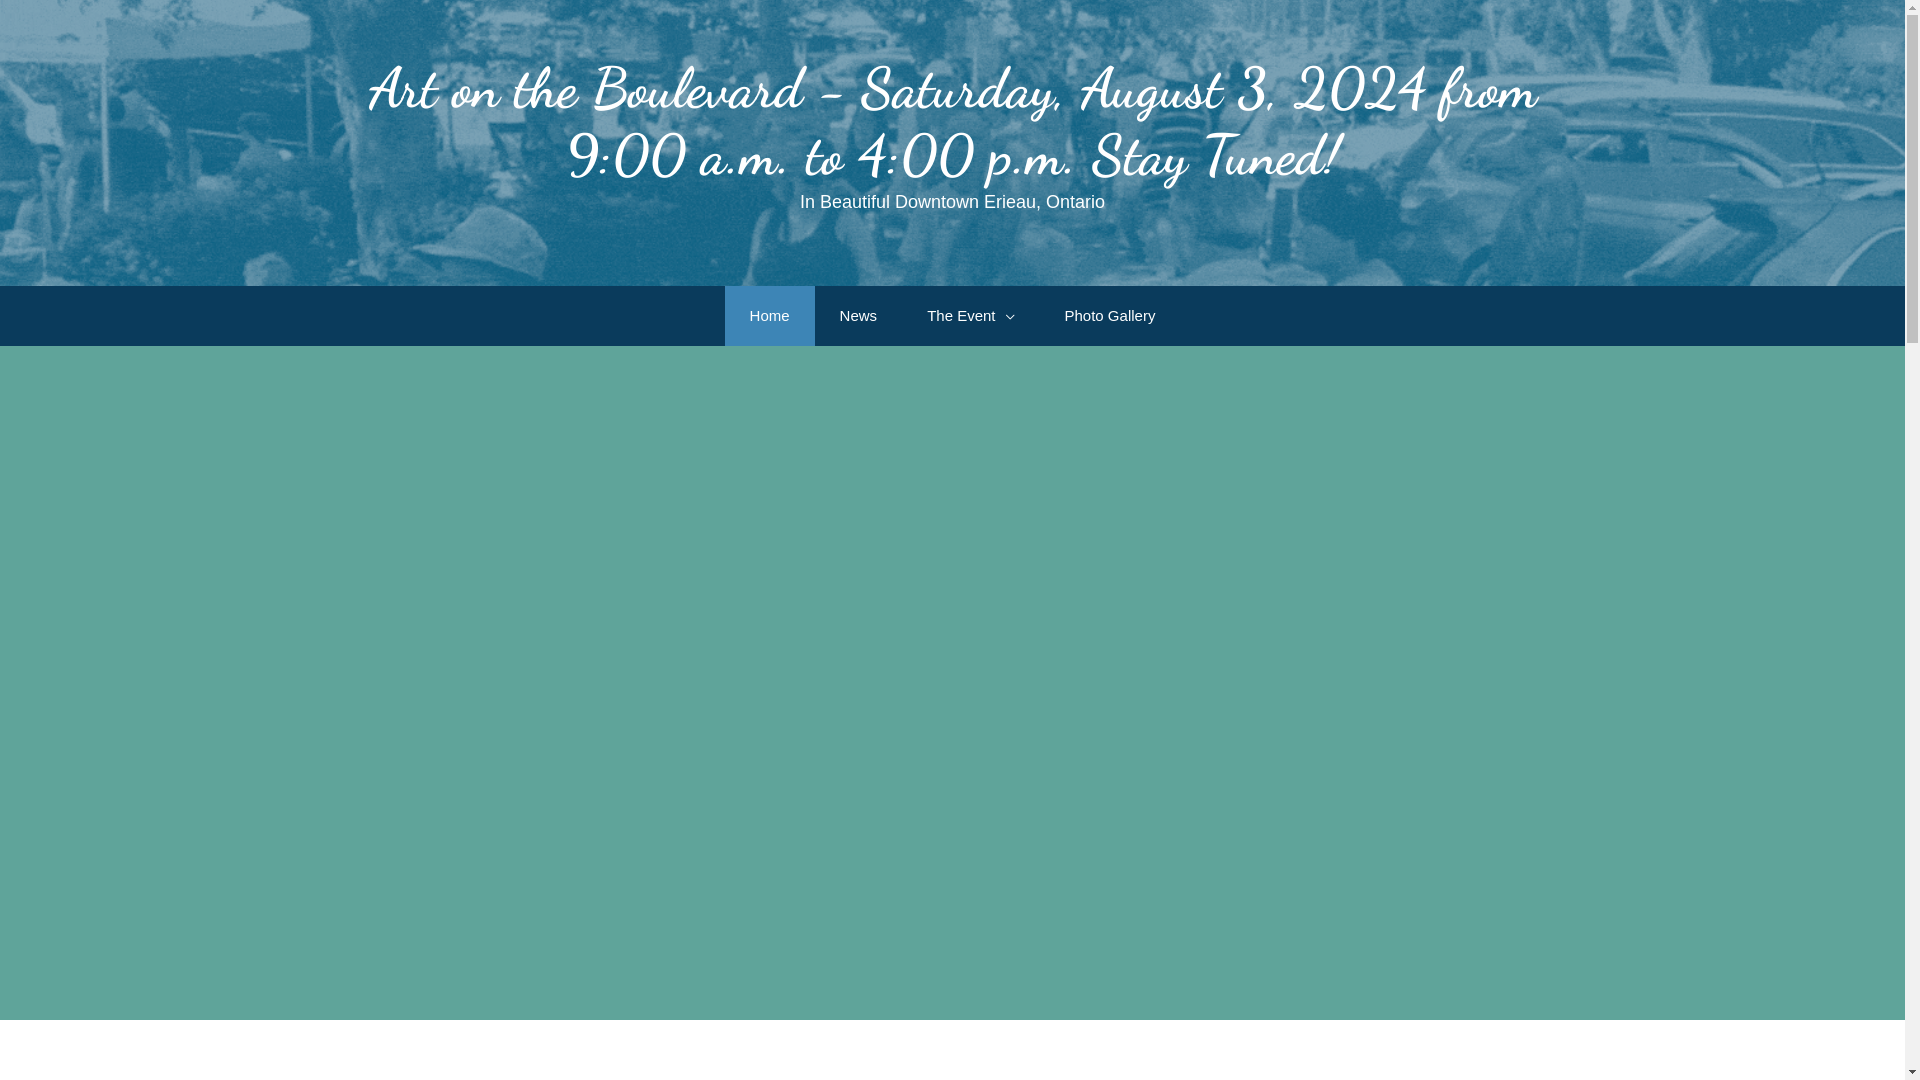 The image size is (1920, 1080). Describe the element at coordinates (859, 315) in the screenshot. I see `'News'` at that location.